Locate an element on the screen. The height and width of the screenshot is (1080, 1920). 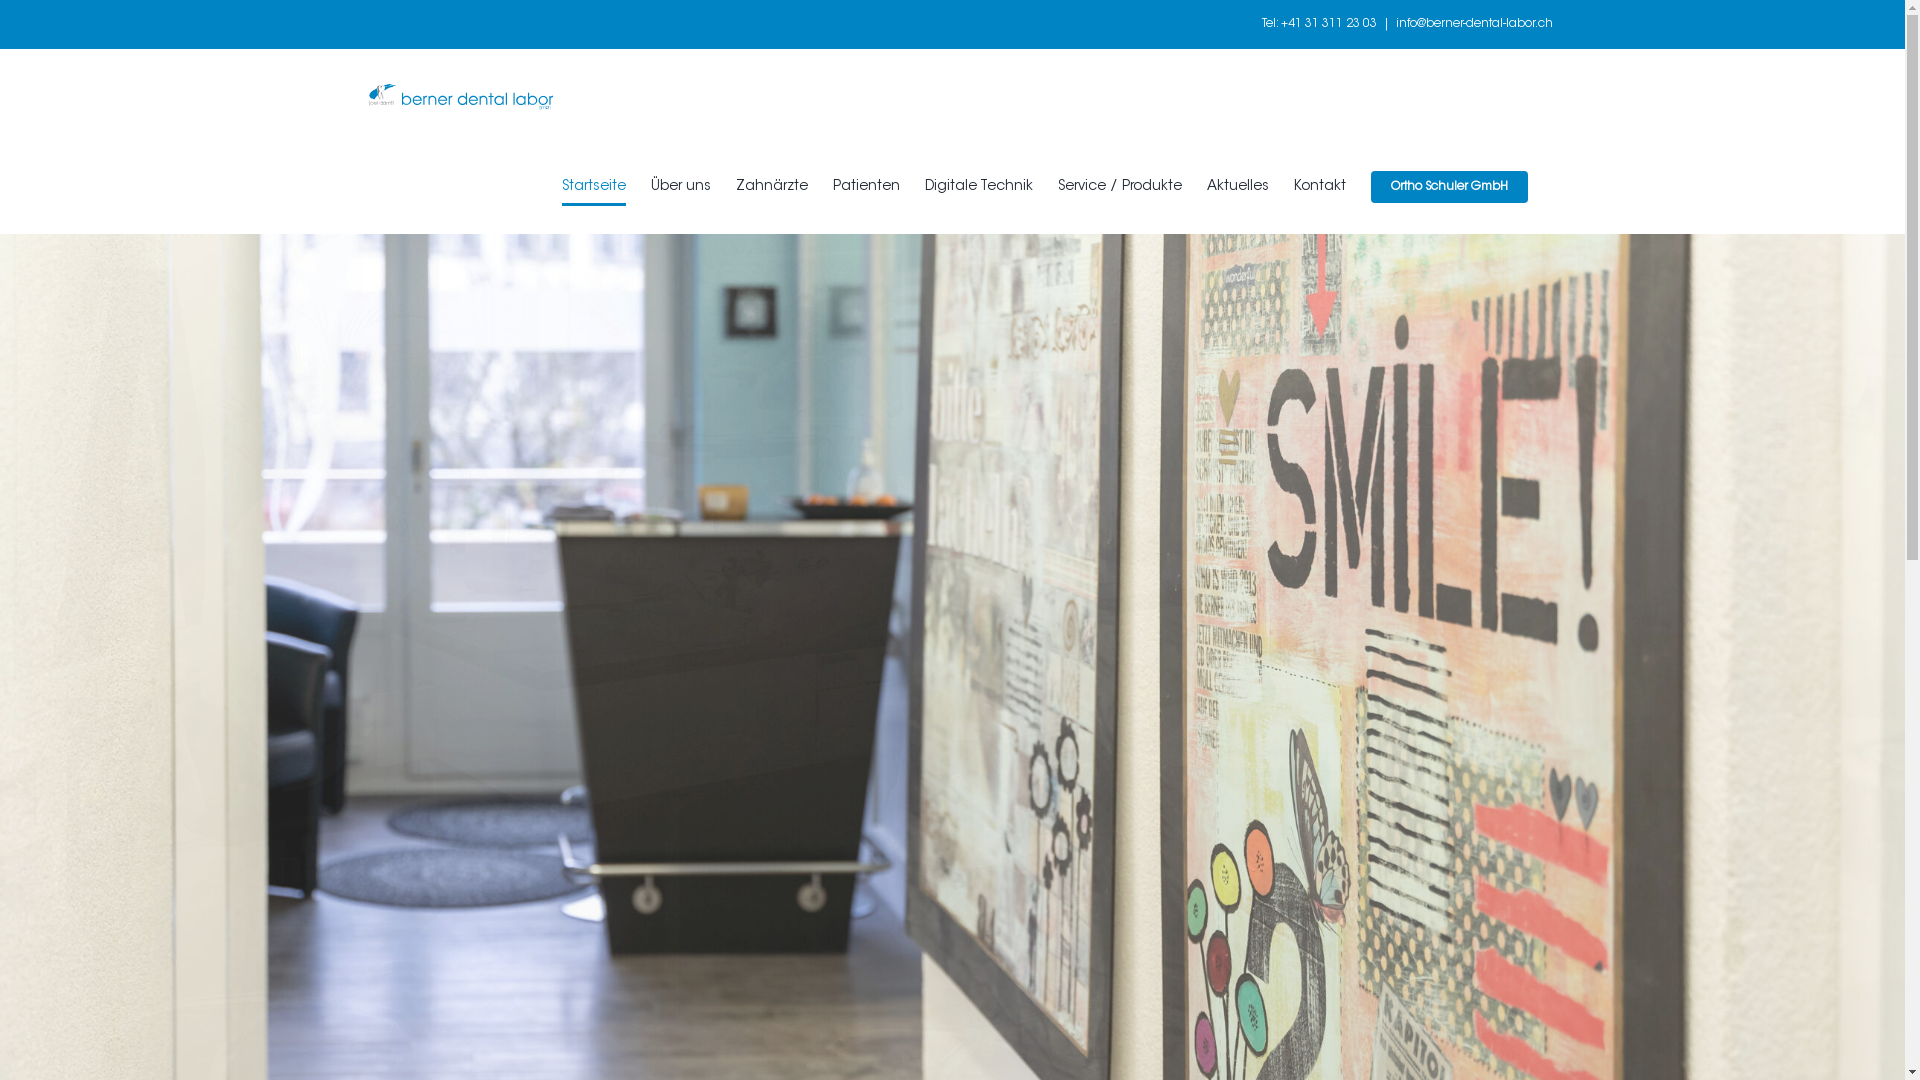
'Patienten' is located at coordinates (865, 186).